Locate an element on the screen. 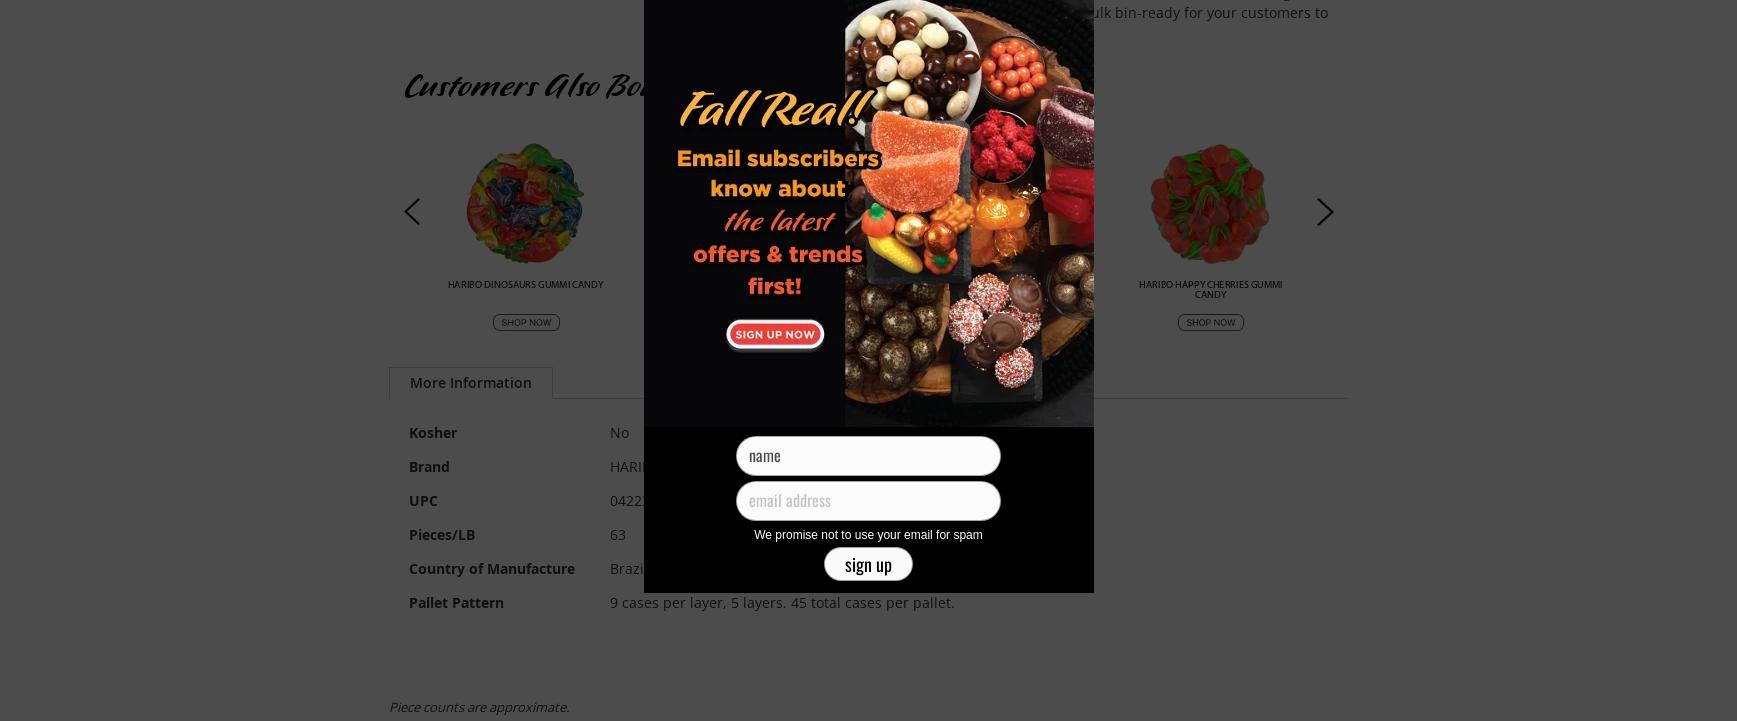 This screenshot has width=1737, height=721. 'Brand' is located at coordinates (427, 465).